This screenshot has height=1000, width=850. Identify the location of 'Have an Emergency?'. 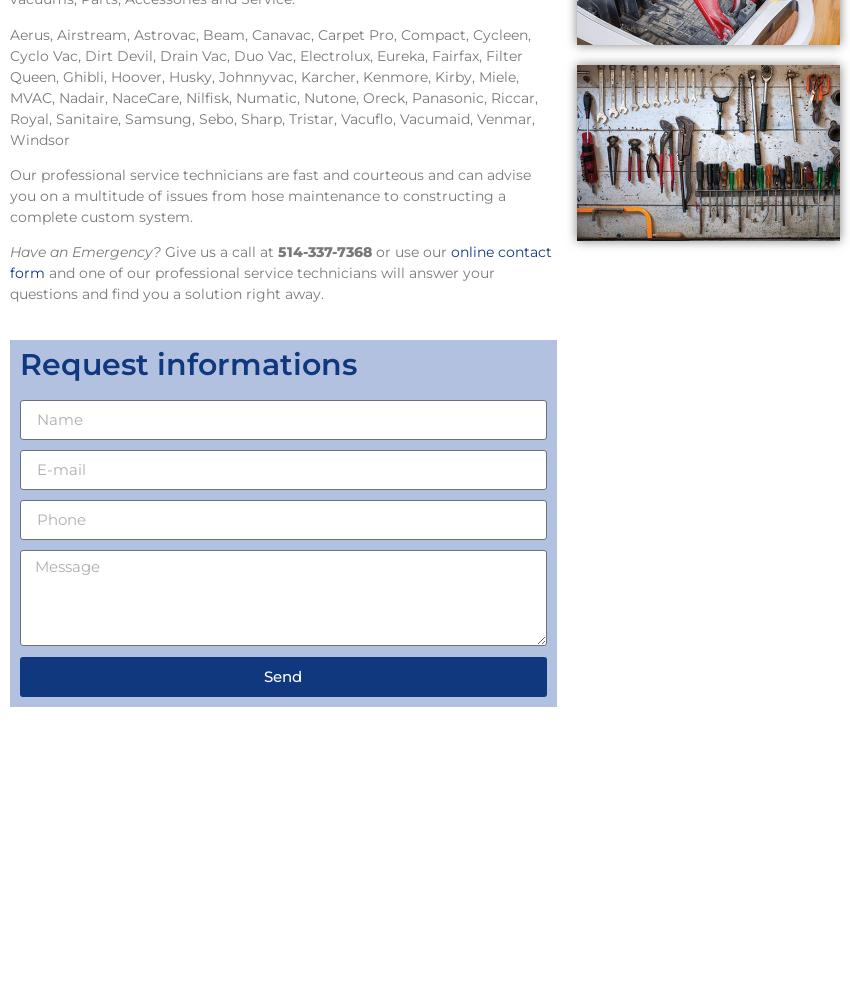
(85, 252).